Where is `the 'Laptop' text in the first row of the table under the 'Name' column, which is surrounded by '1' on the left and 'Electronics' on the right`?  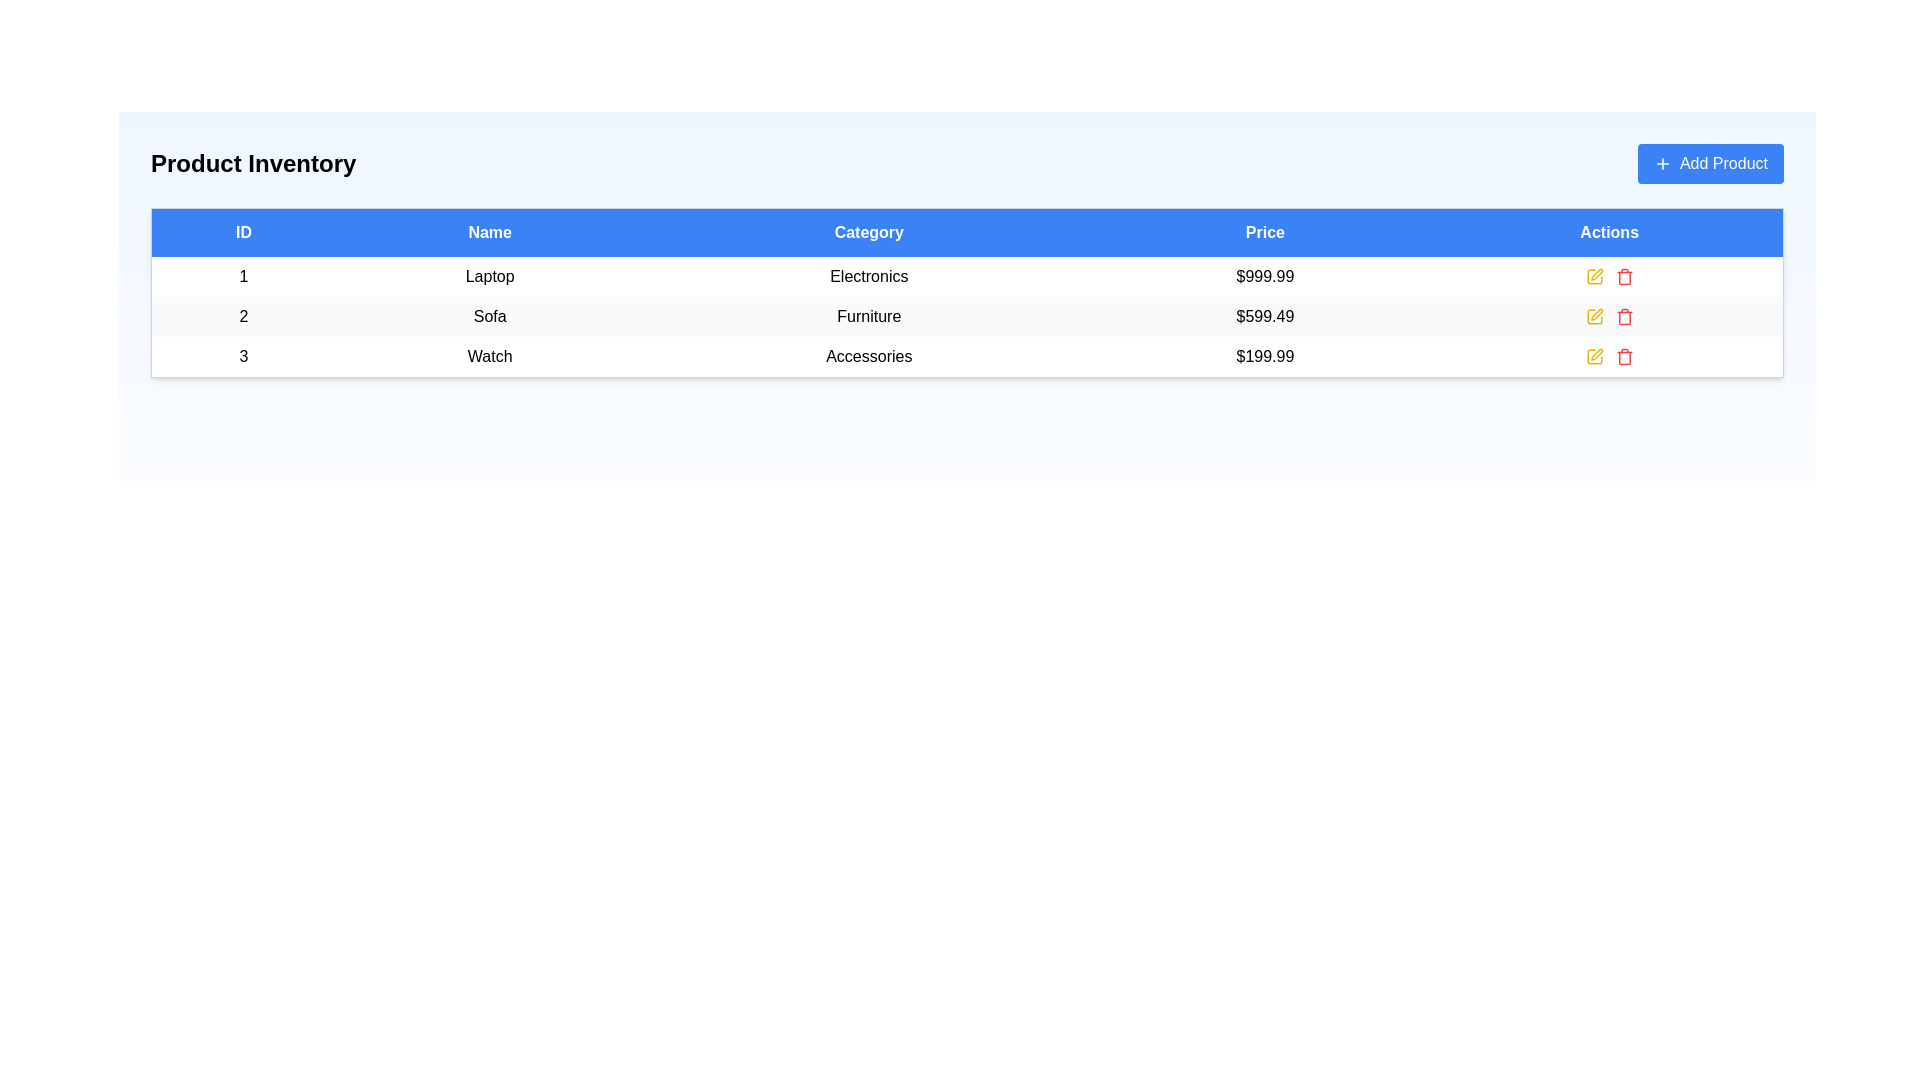
the 'Laptop' text in the first row of the table under the 'Name' column, which is surrounded by '1' on the left and 'Electronics' on the right is located at coordinates (490, 277).